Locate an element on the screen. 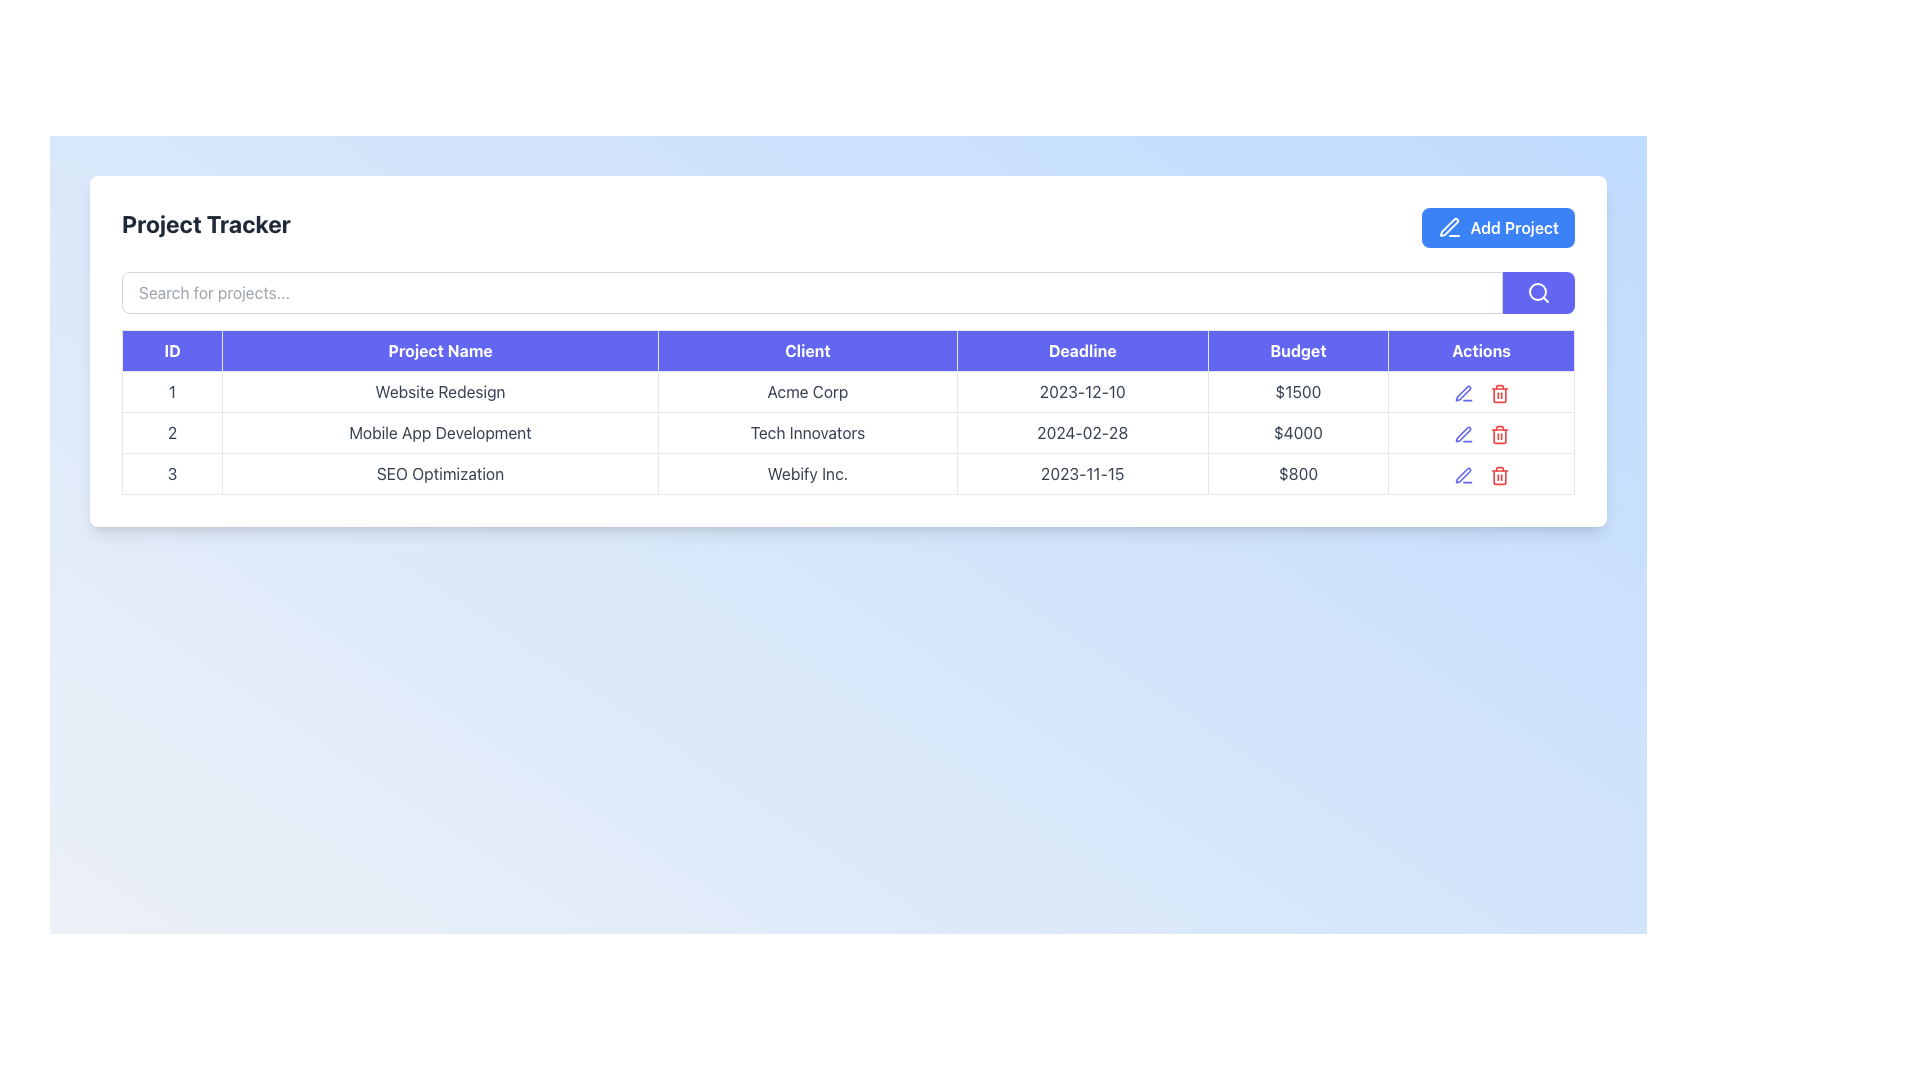 Image resolution: width=1920 pixels, height=1080 pixels. the values in the table row for the project 'Website Redesign' is located at coordinates (848, 392).